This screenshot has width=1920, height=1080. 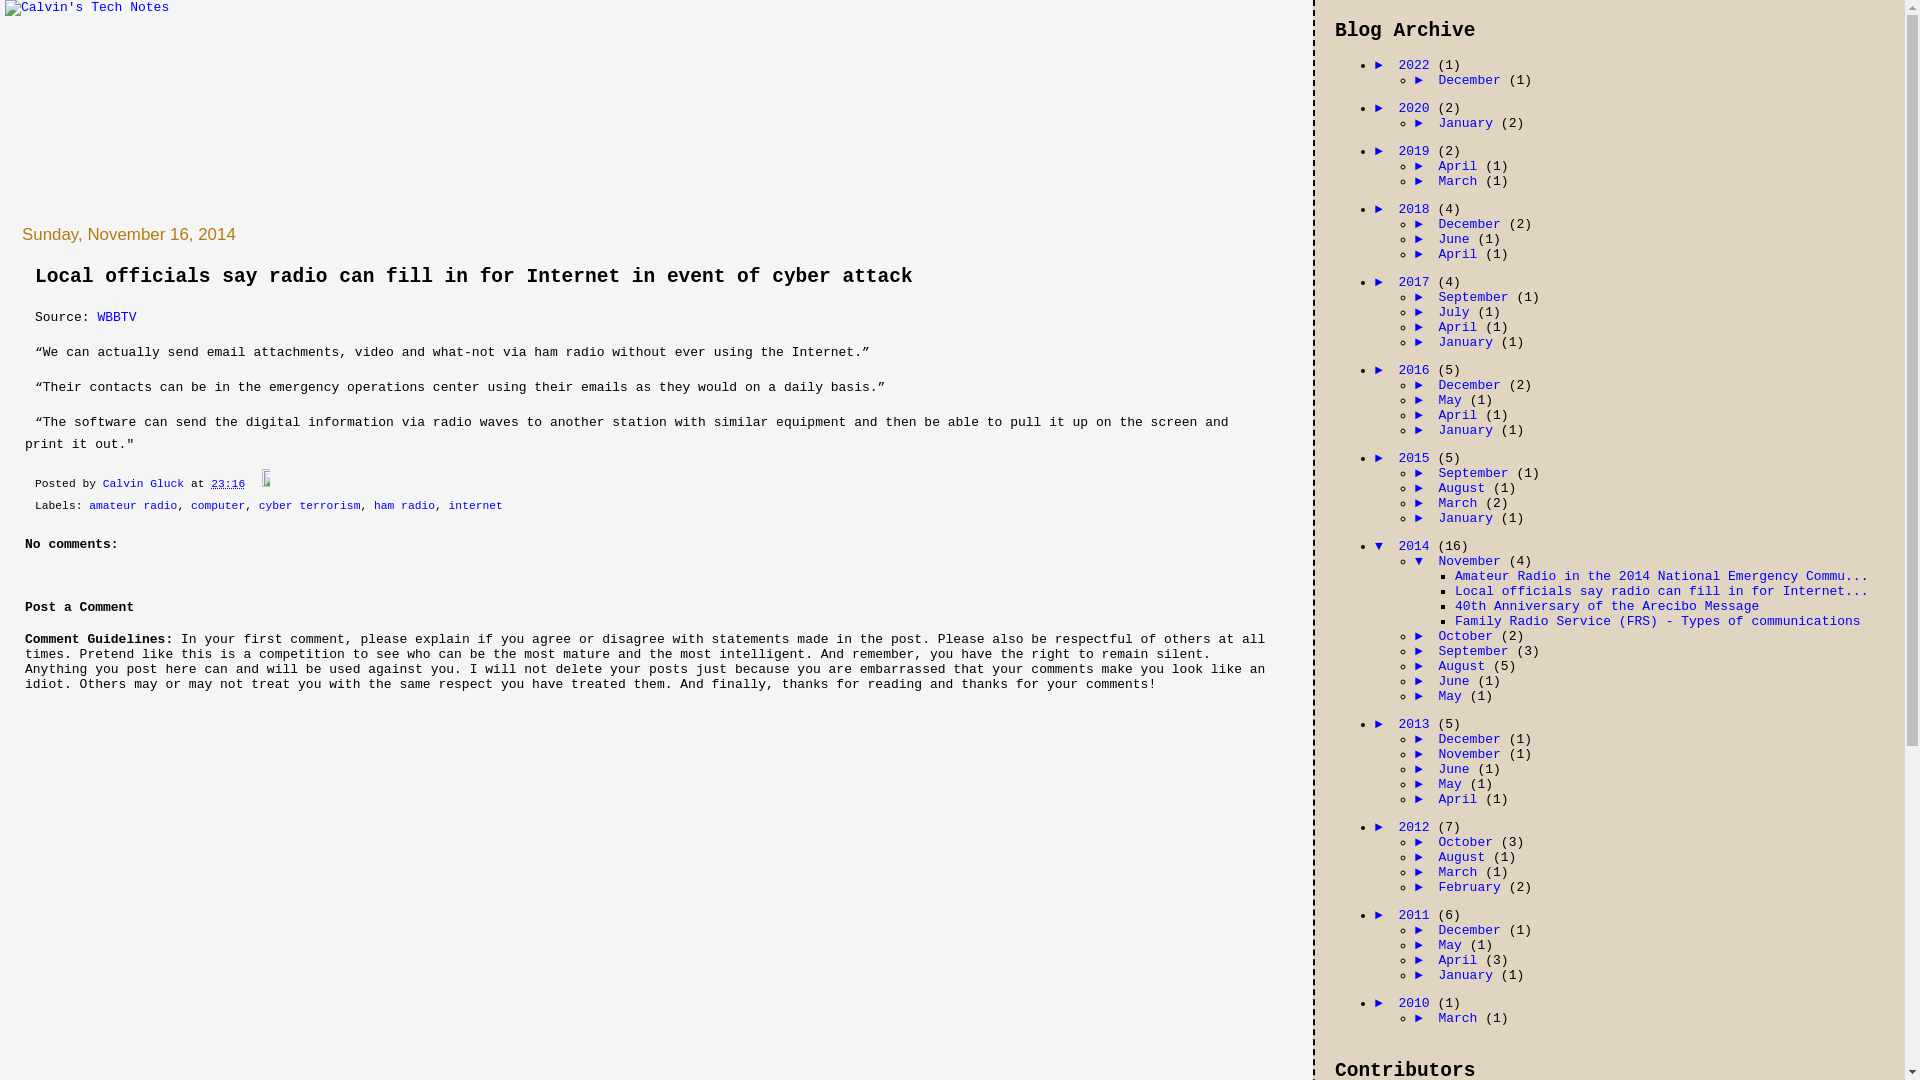 I want to click on 'August', so click(x=1465, y=488).